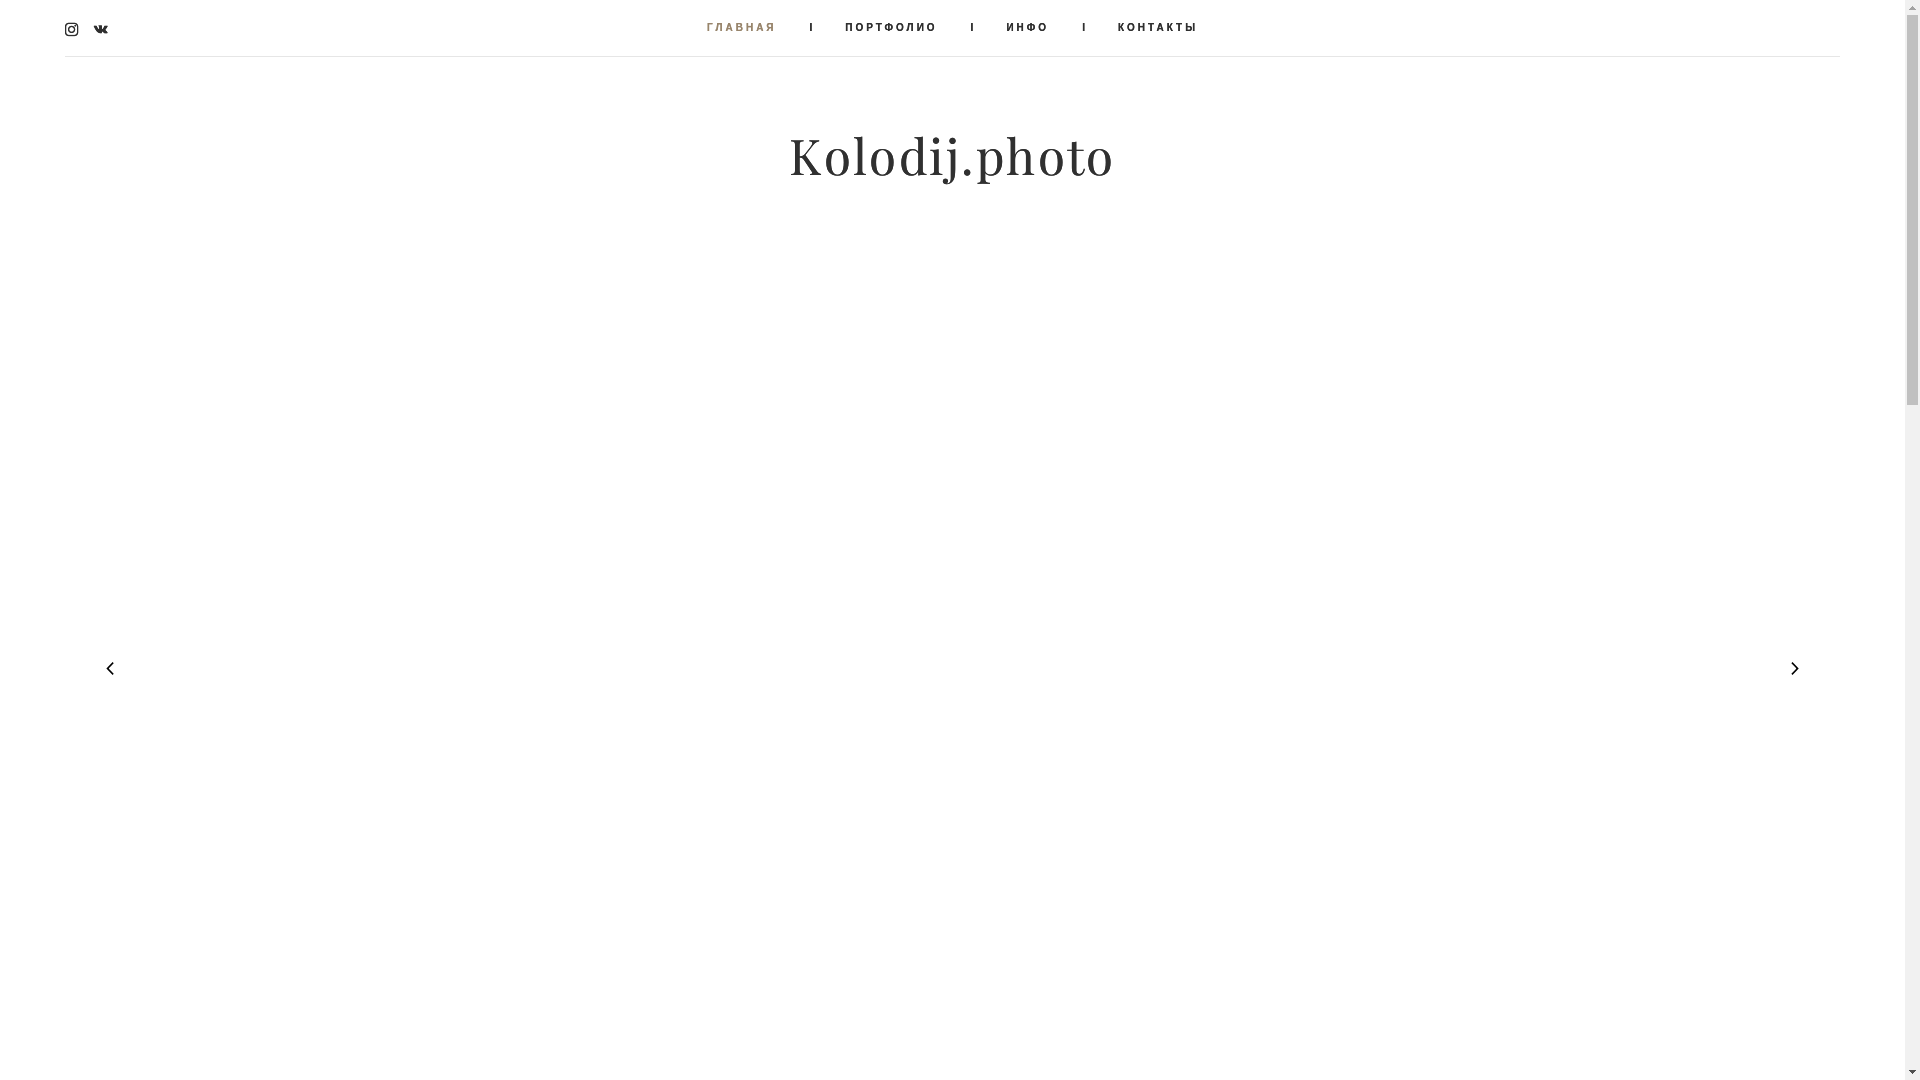 This screenshot has height=1080, width=1920. Describe the element at coordinates (951, 156) in the screenshot. I see `'Kolodij.photo'` at that location.